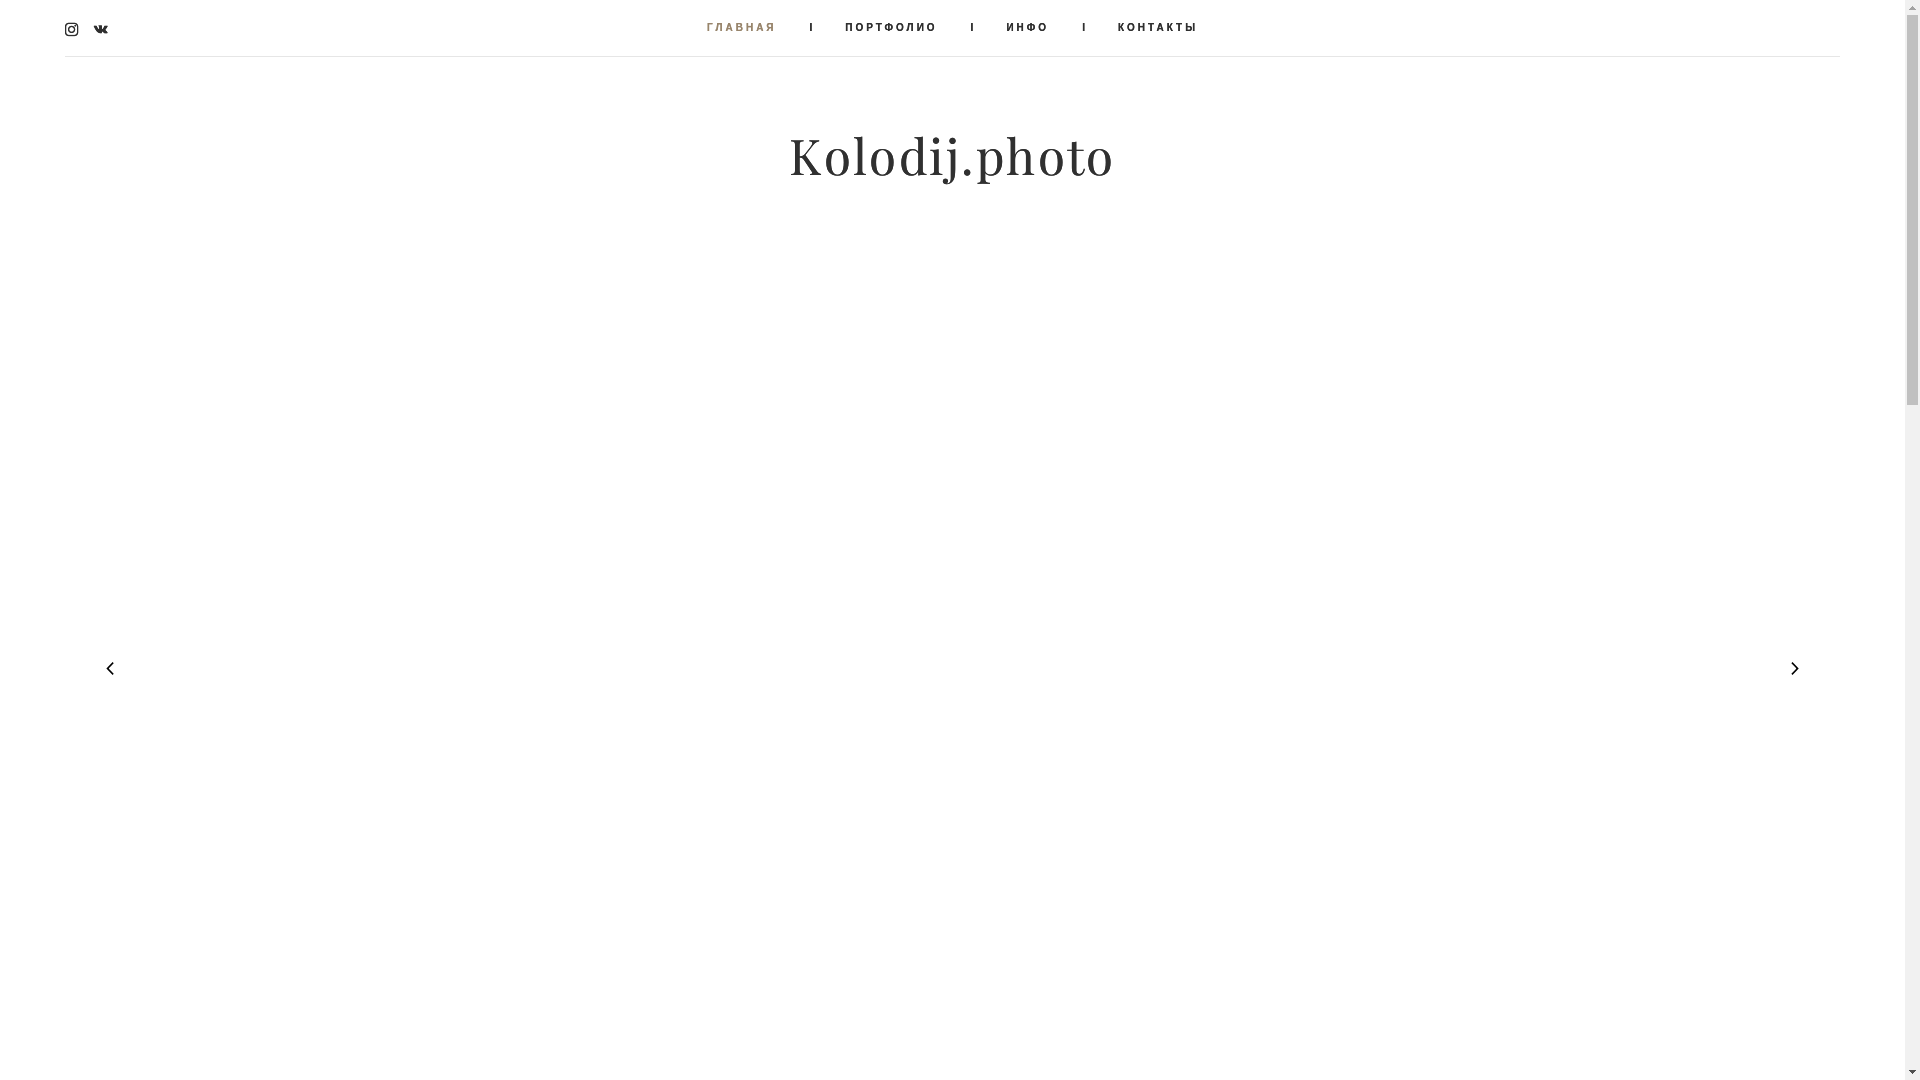 This screenshot has height=1080, width=1920. Describe the element at coordinates (951, 156) in the screenshot. I see `'Kolodij.photo'` at that location.